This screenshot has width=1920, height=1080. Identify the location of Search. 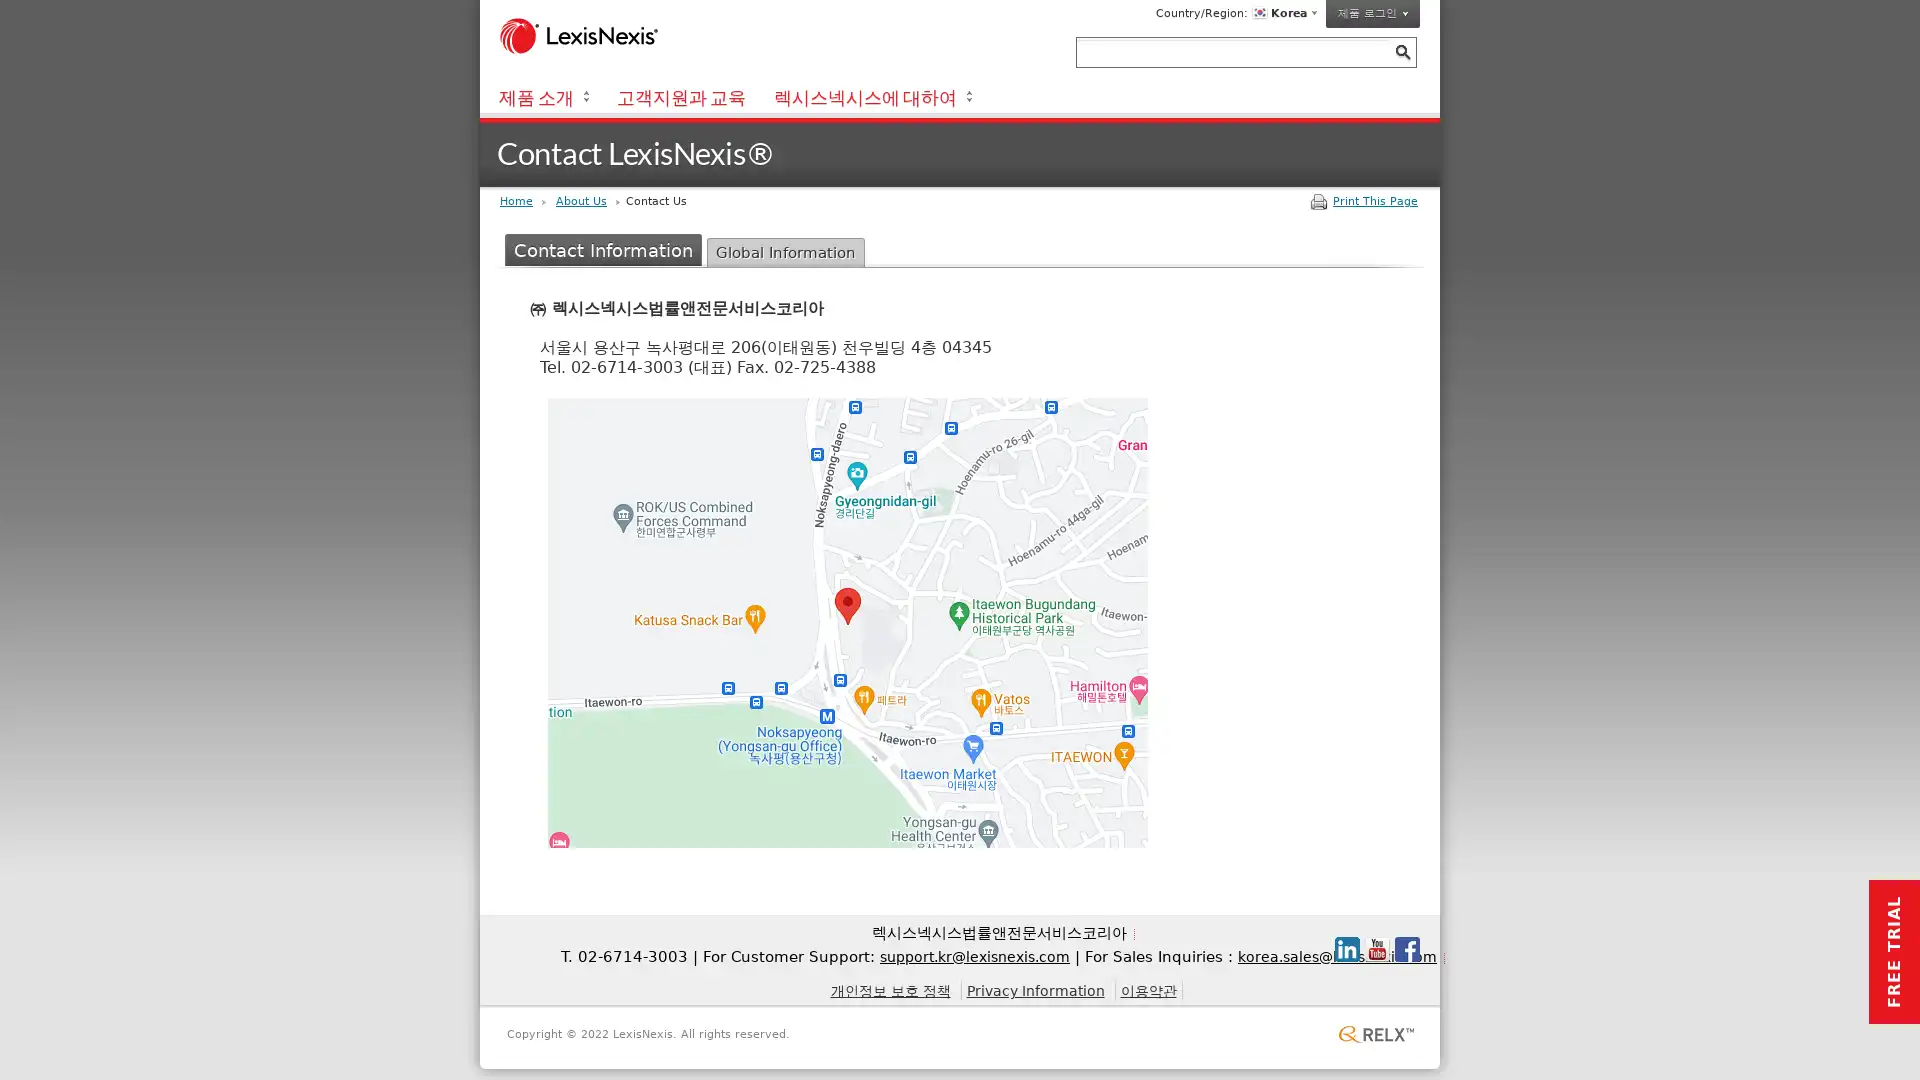
(1401, 51).